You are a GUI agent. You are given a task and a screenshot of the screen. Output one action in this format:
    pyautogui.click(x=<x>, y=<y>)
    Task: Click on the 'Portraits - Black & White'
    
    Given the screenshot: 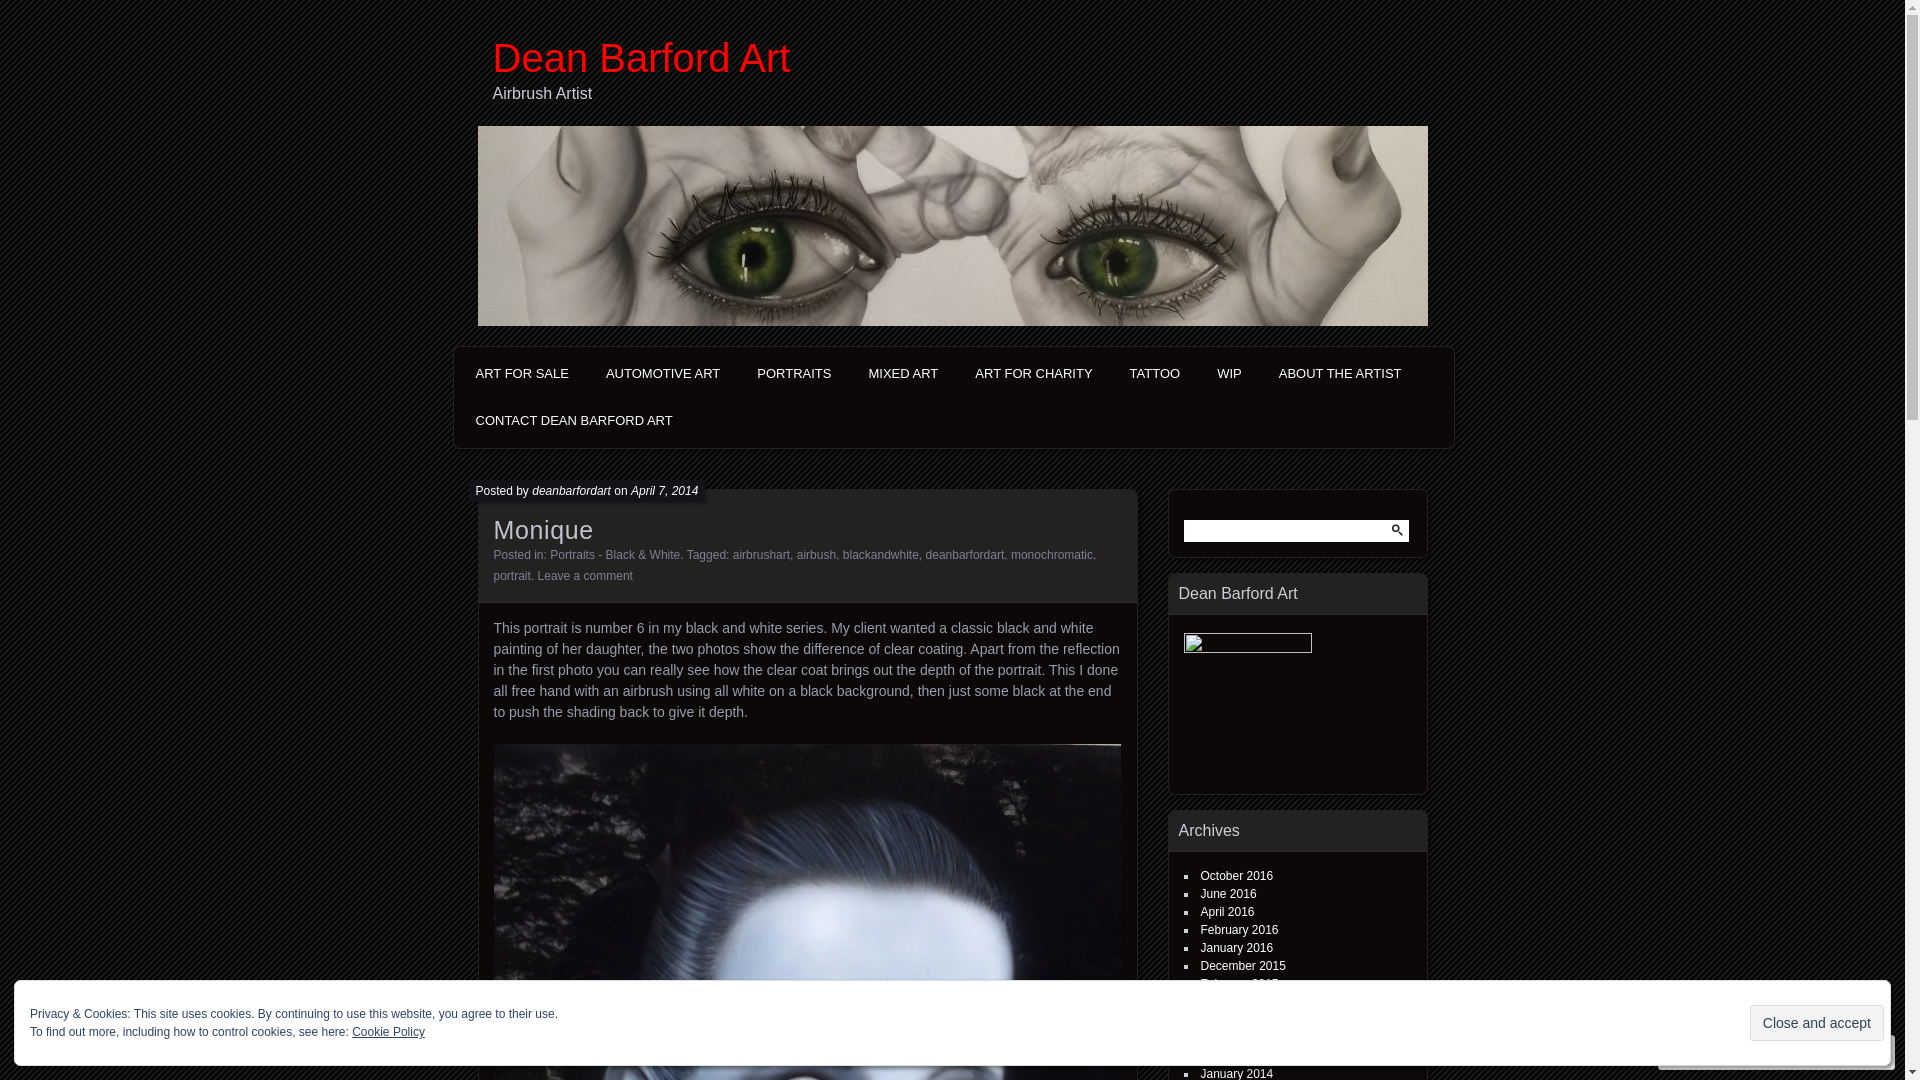 What is the action you would take?
    pyautogui.click(x=550, y=555)
    